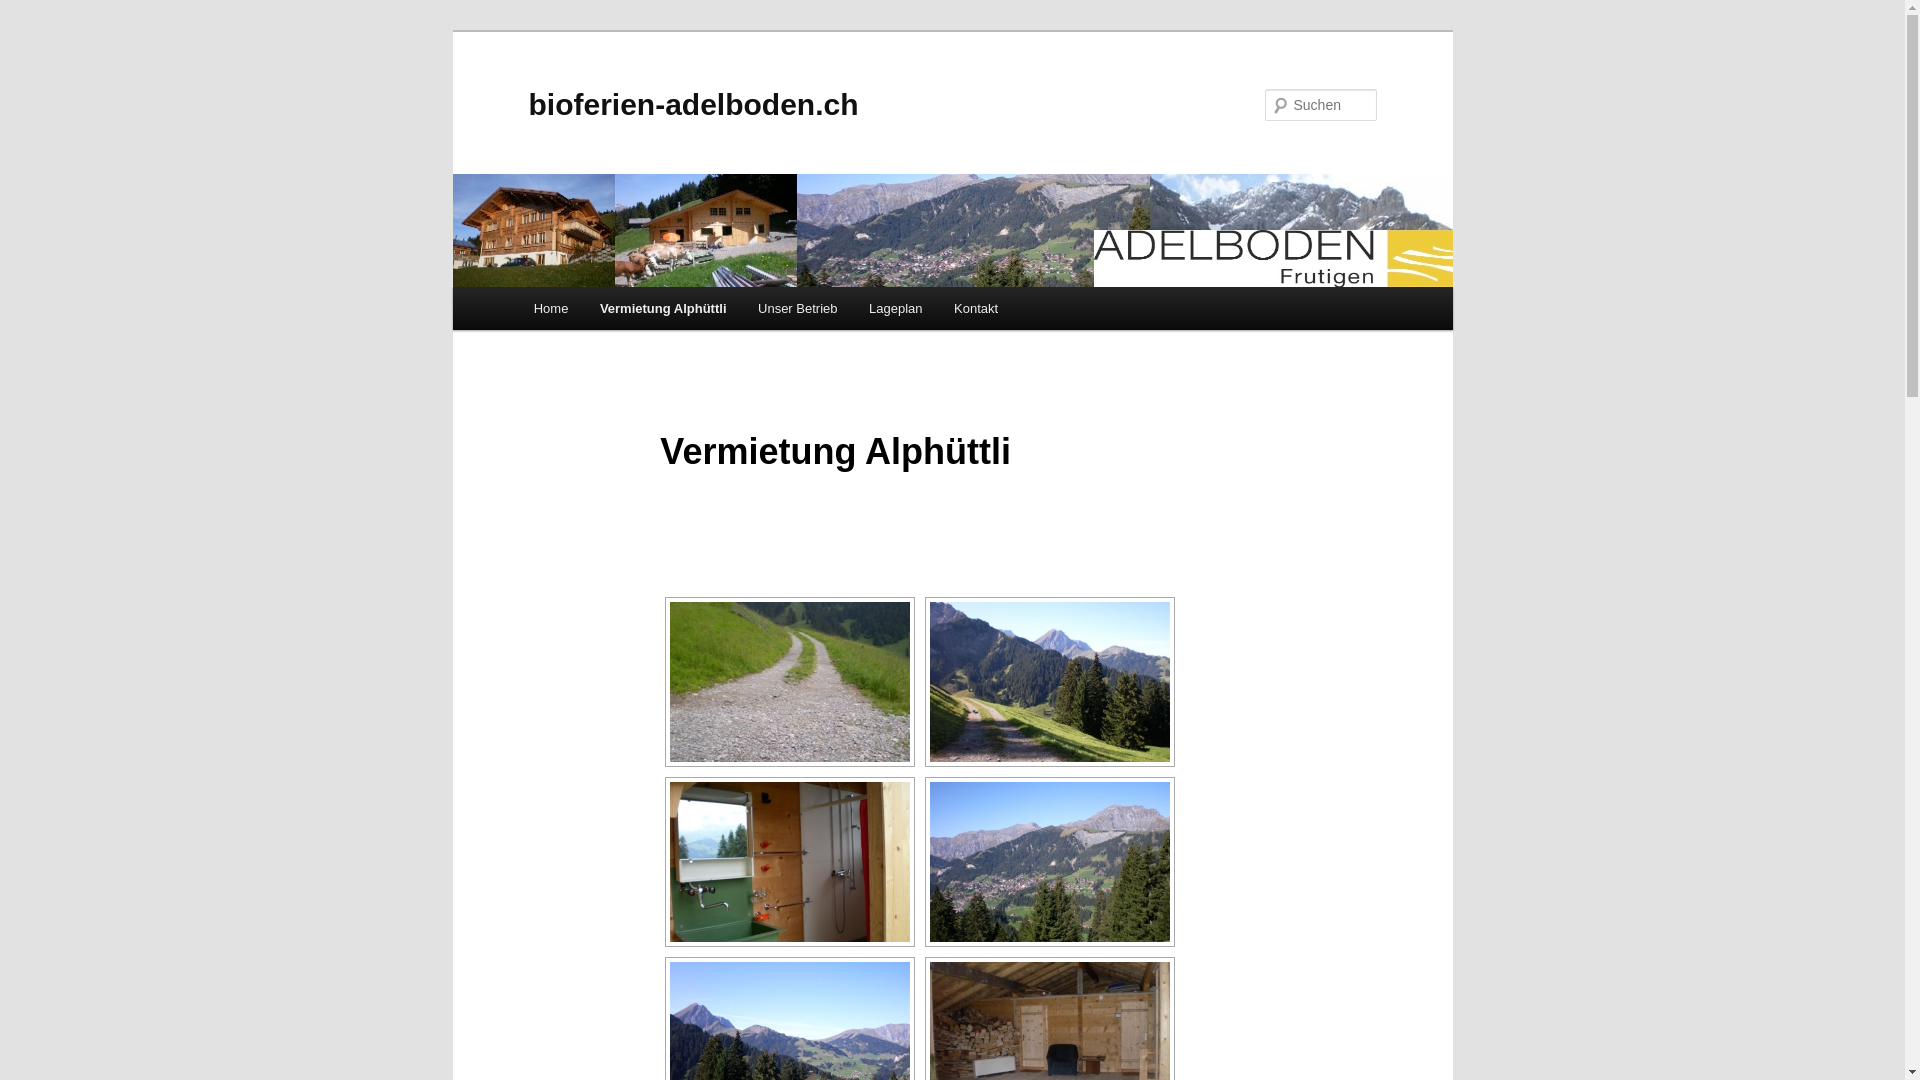 The image size is (1920, 1080). What do you see at coordinates (33, 11) in the screenshot?
I see `'Suchen'` at bounding box center [33, 11].